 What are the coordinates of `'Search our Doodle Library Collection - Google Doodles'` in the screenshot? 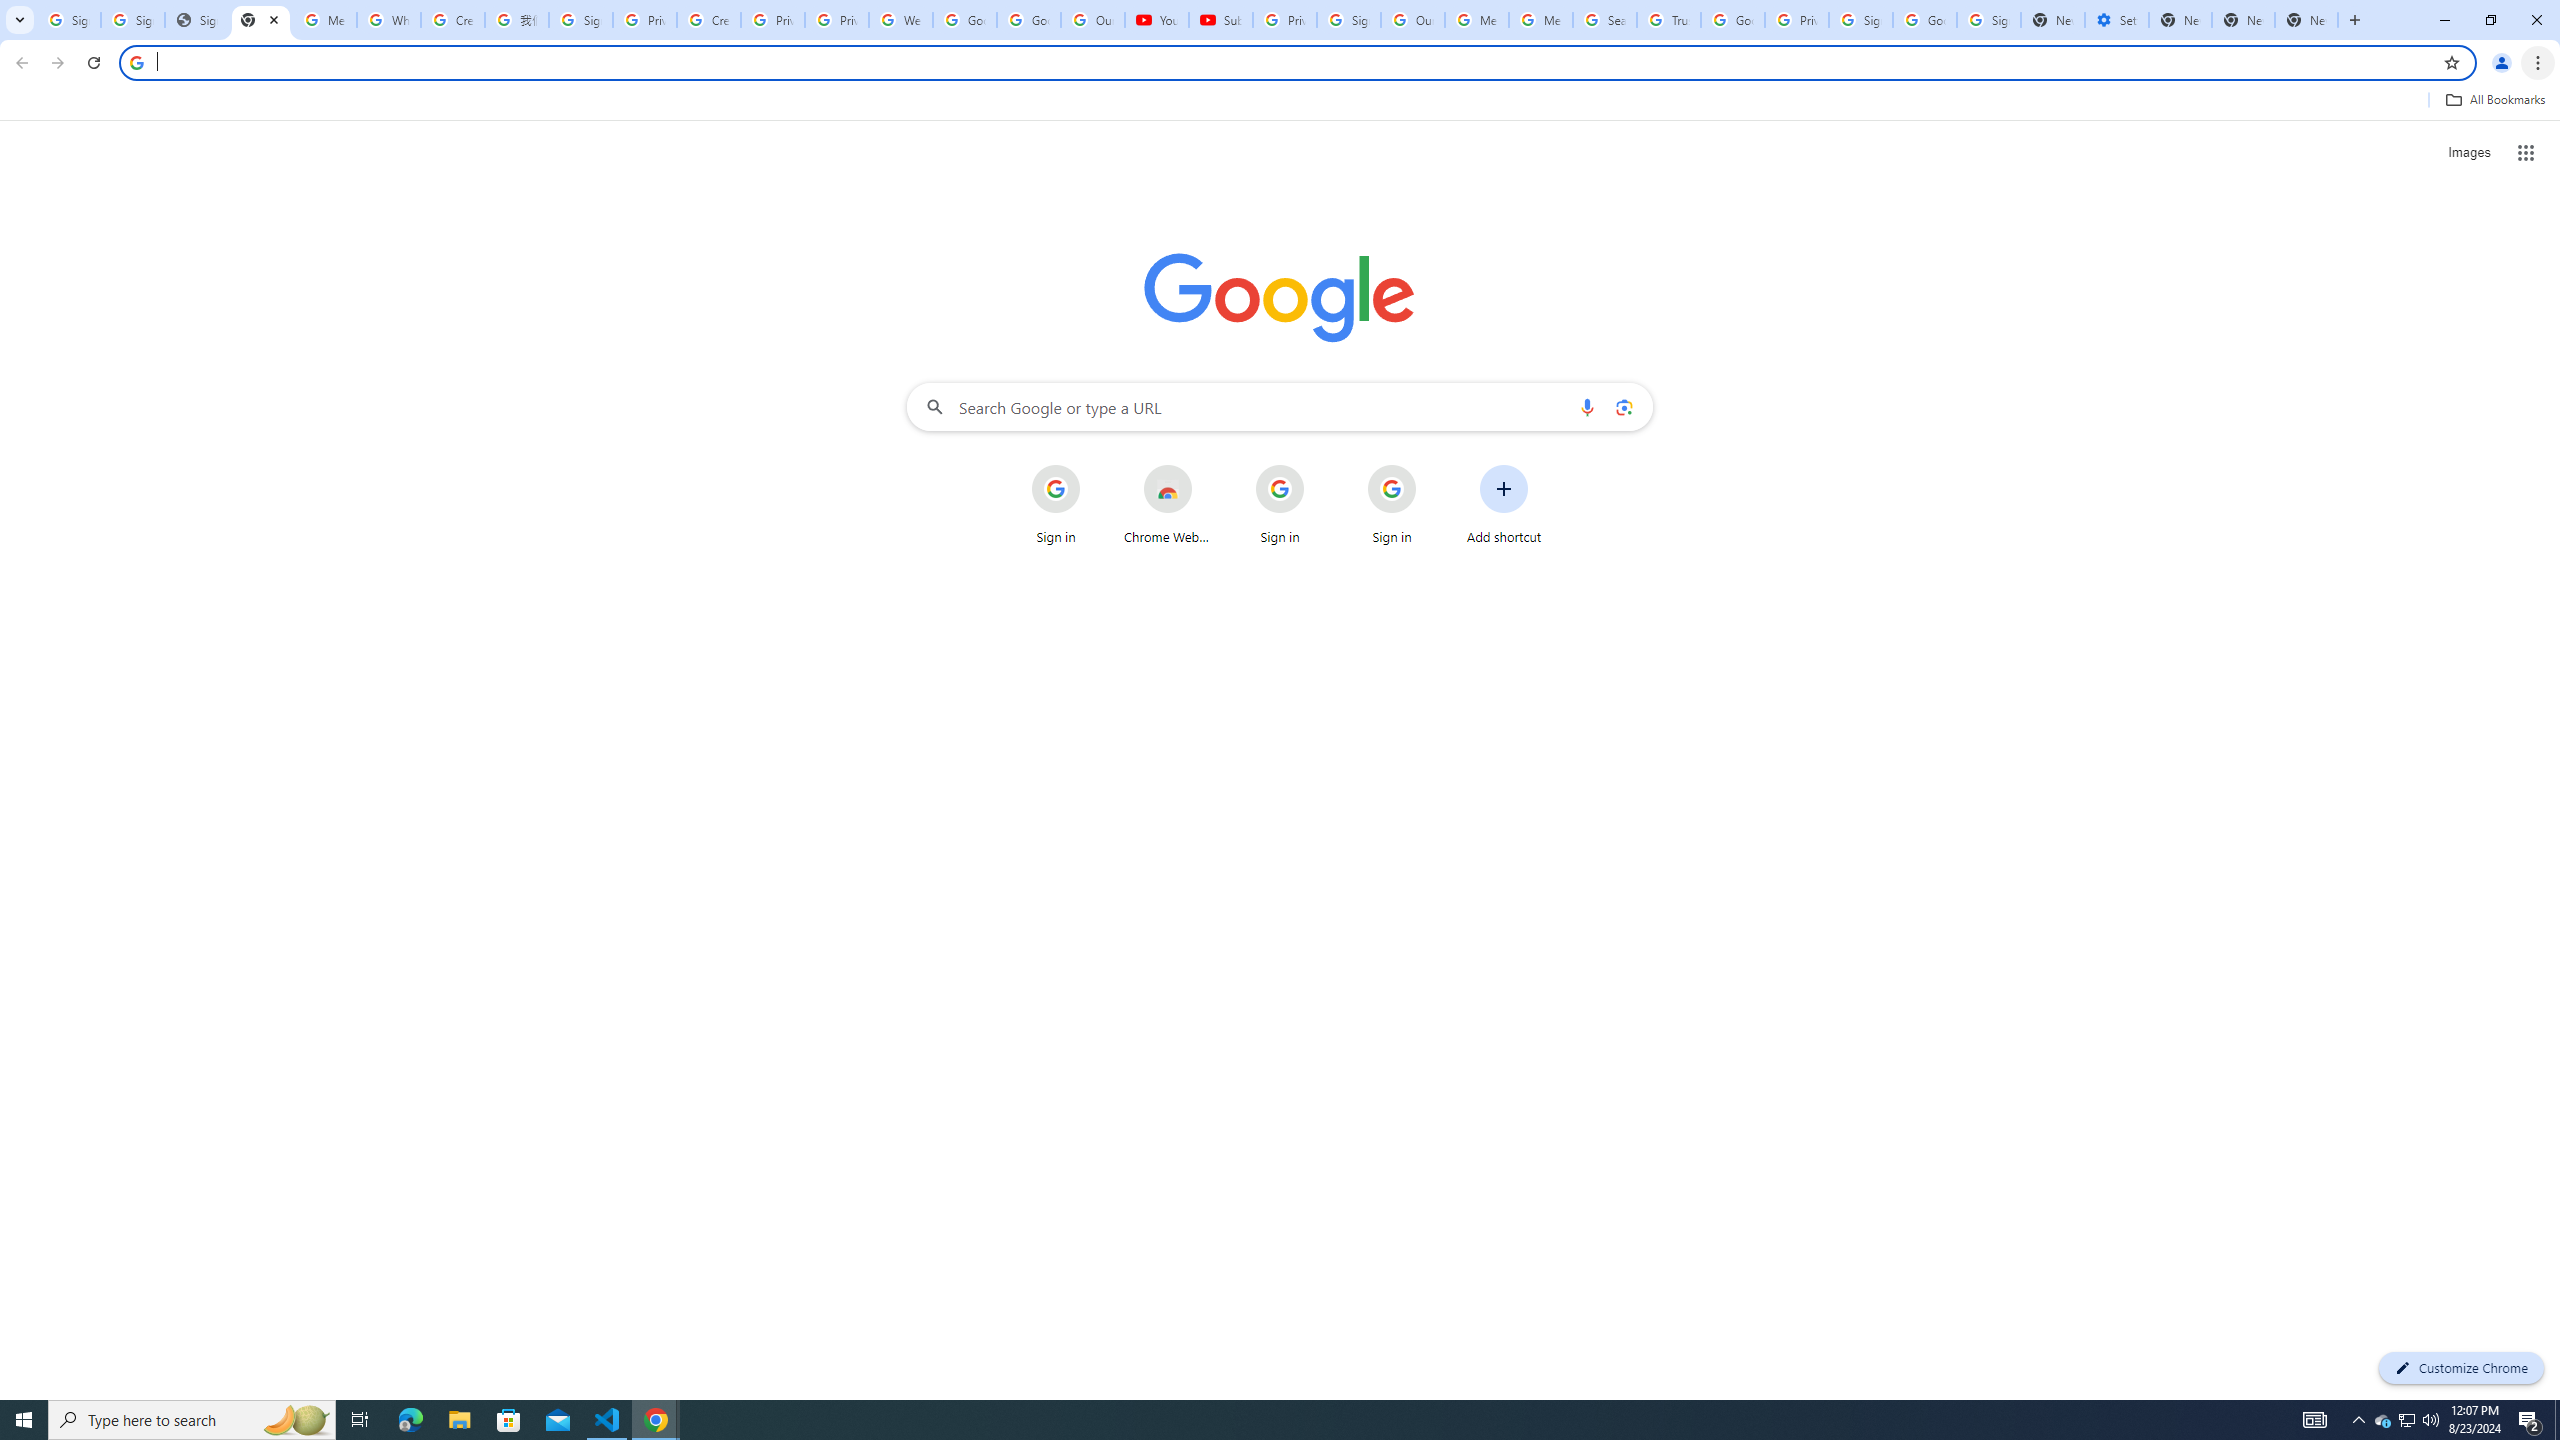 It's located at (1605, 19).